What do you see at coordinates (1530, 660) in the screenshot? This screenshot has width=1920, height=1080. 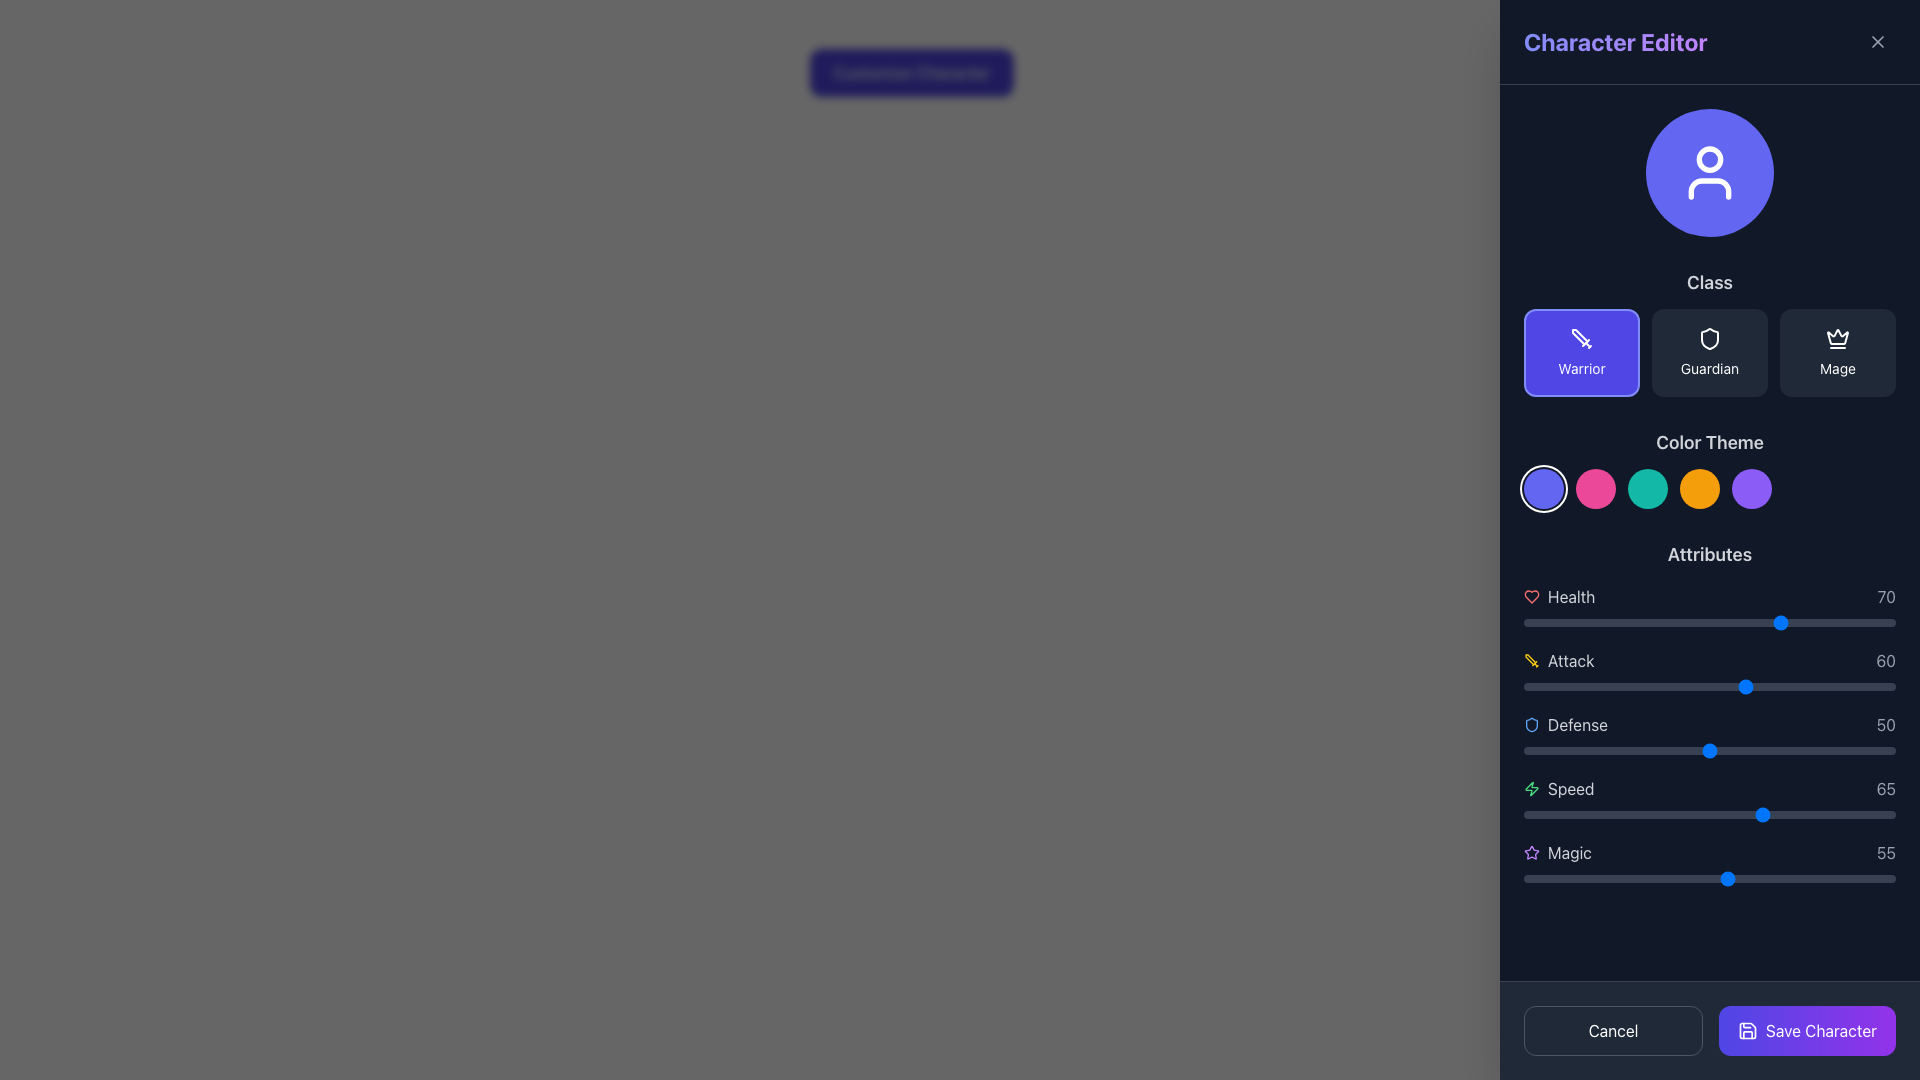 I see `or interpret the 'Attack' icon located to the left of the text 'attack' in the Attributes section of the Character Editor interface` at bounding box center [1530, 660].